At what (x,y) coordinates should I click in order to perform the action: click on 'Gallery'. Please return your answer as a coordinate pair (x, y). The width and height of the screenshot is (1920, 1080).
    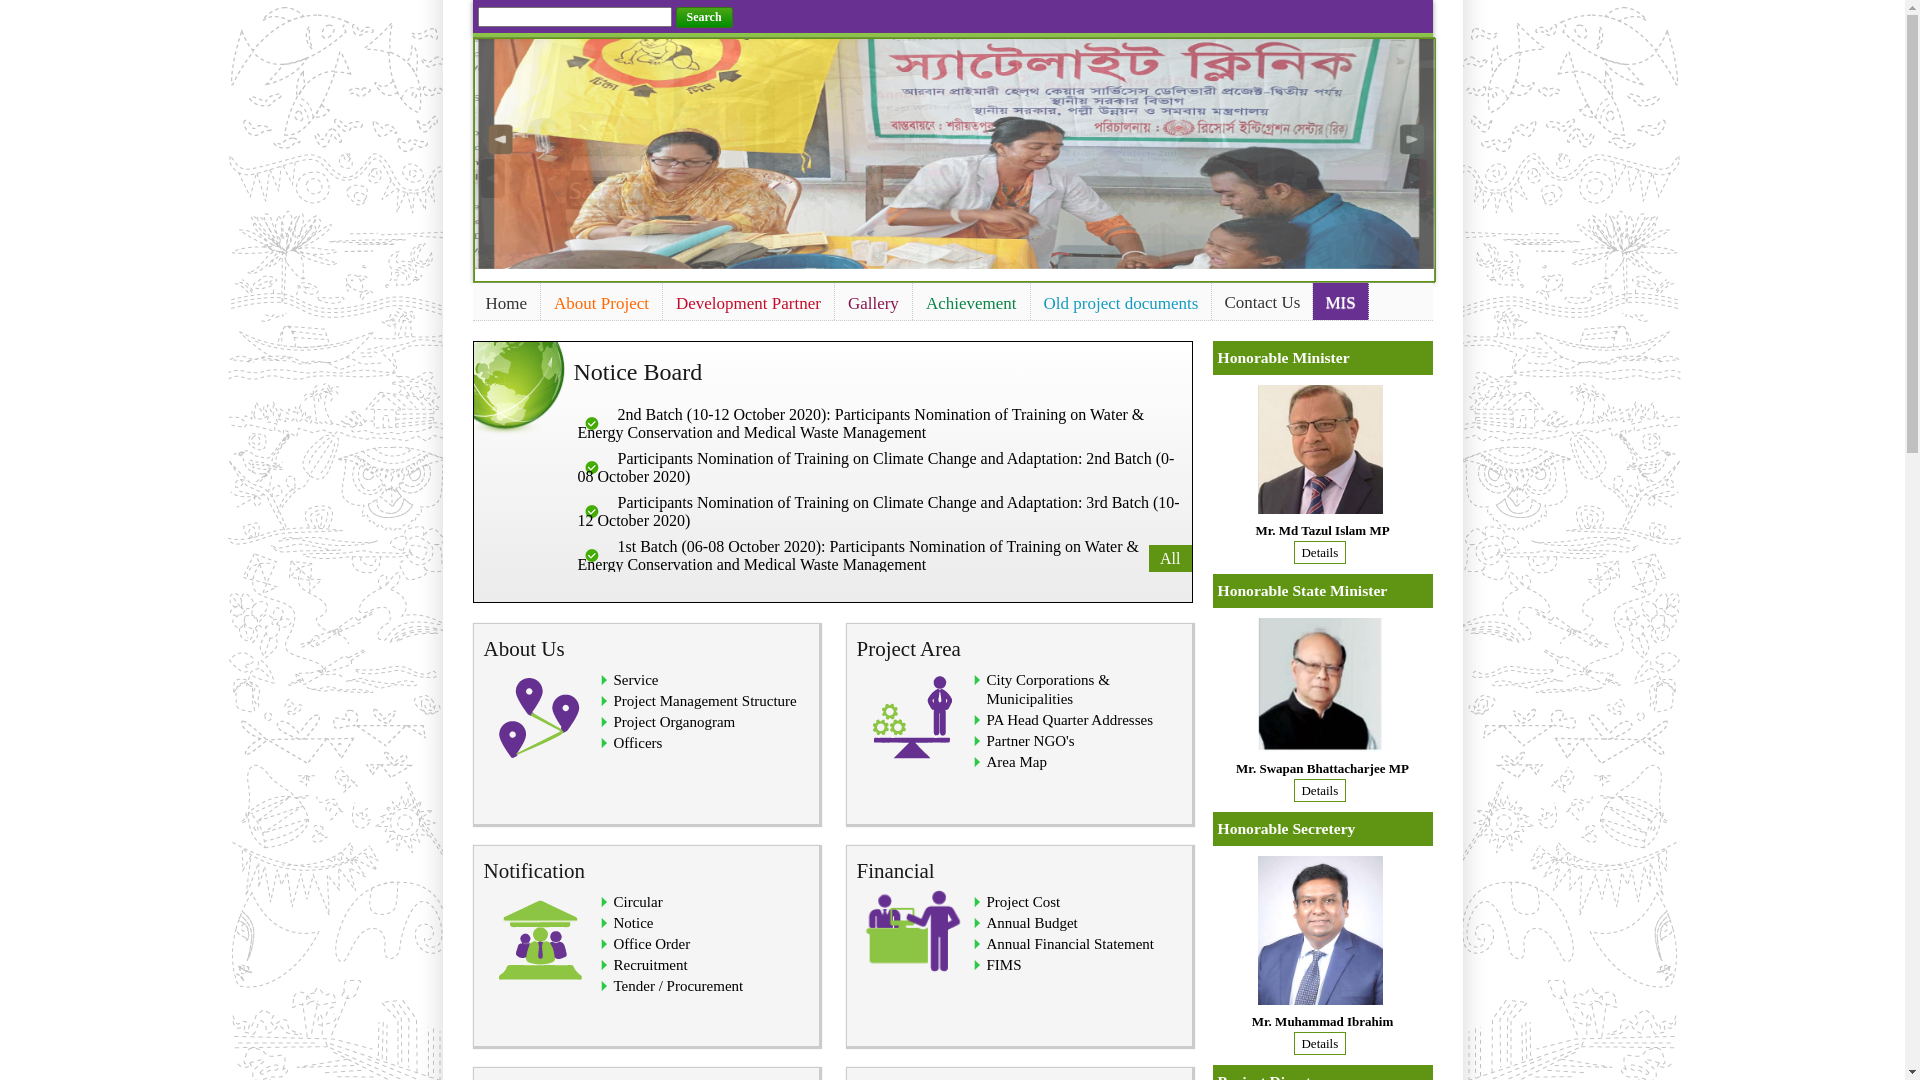
    Looking at the image, I should click on (873, 304).